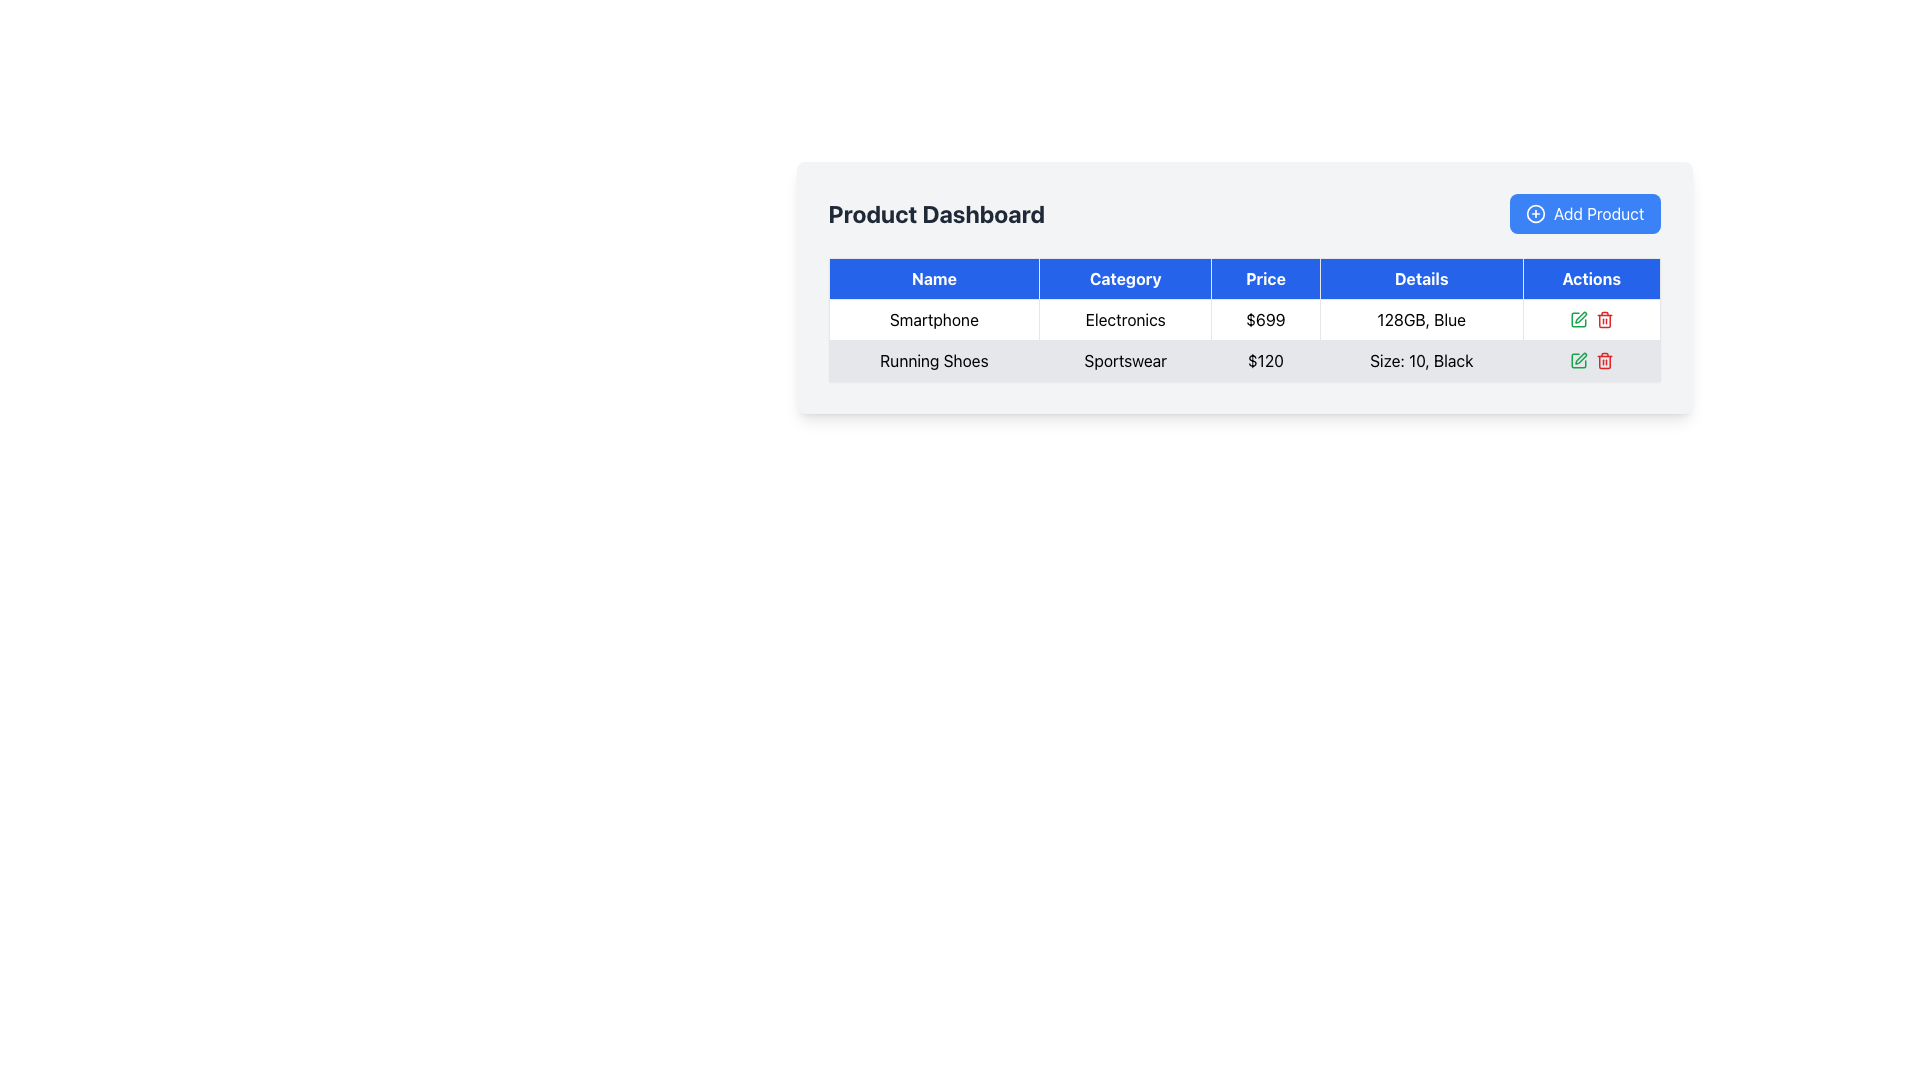 Image resolution: width=1920 pixels, height=1080 pixels. What do you see at coordinates (1590, 319) in the screenshot?
I see `the delete icon in the Action cell of the first row of the table, which is adjacent to the '128GB, Blue' details cell` at bounding box center [1590, 319].